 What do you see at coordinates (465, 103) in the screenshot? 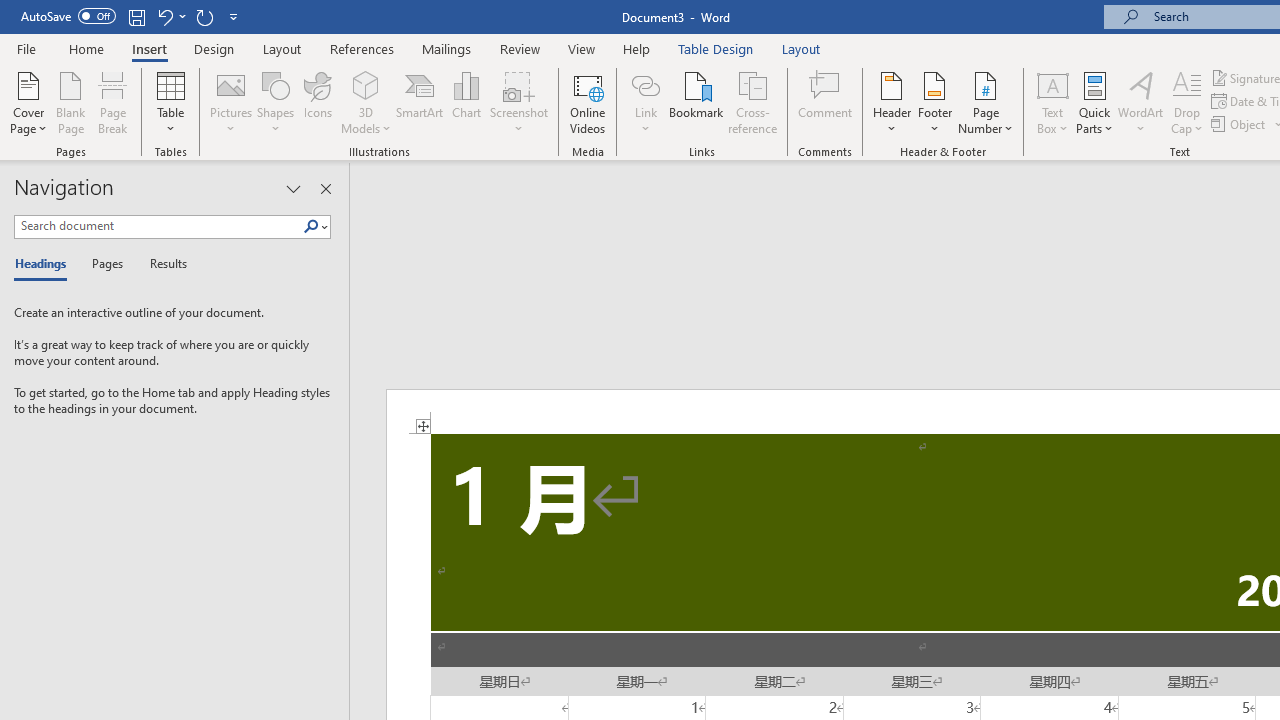
I see `'Chart...'` at bounding box center [465, 103].